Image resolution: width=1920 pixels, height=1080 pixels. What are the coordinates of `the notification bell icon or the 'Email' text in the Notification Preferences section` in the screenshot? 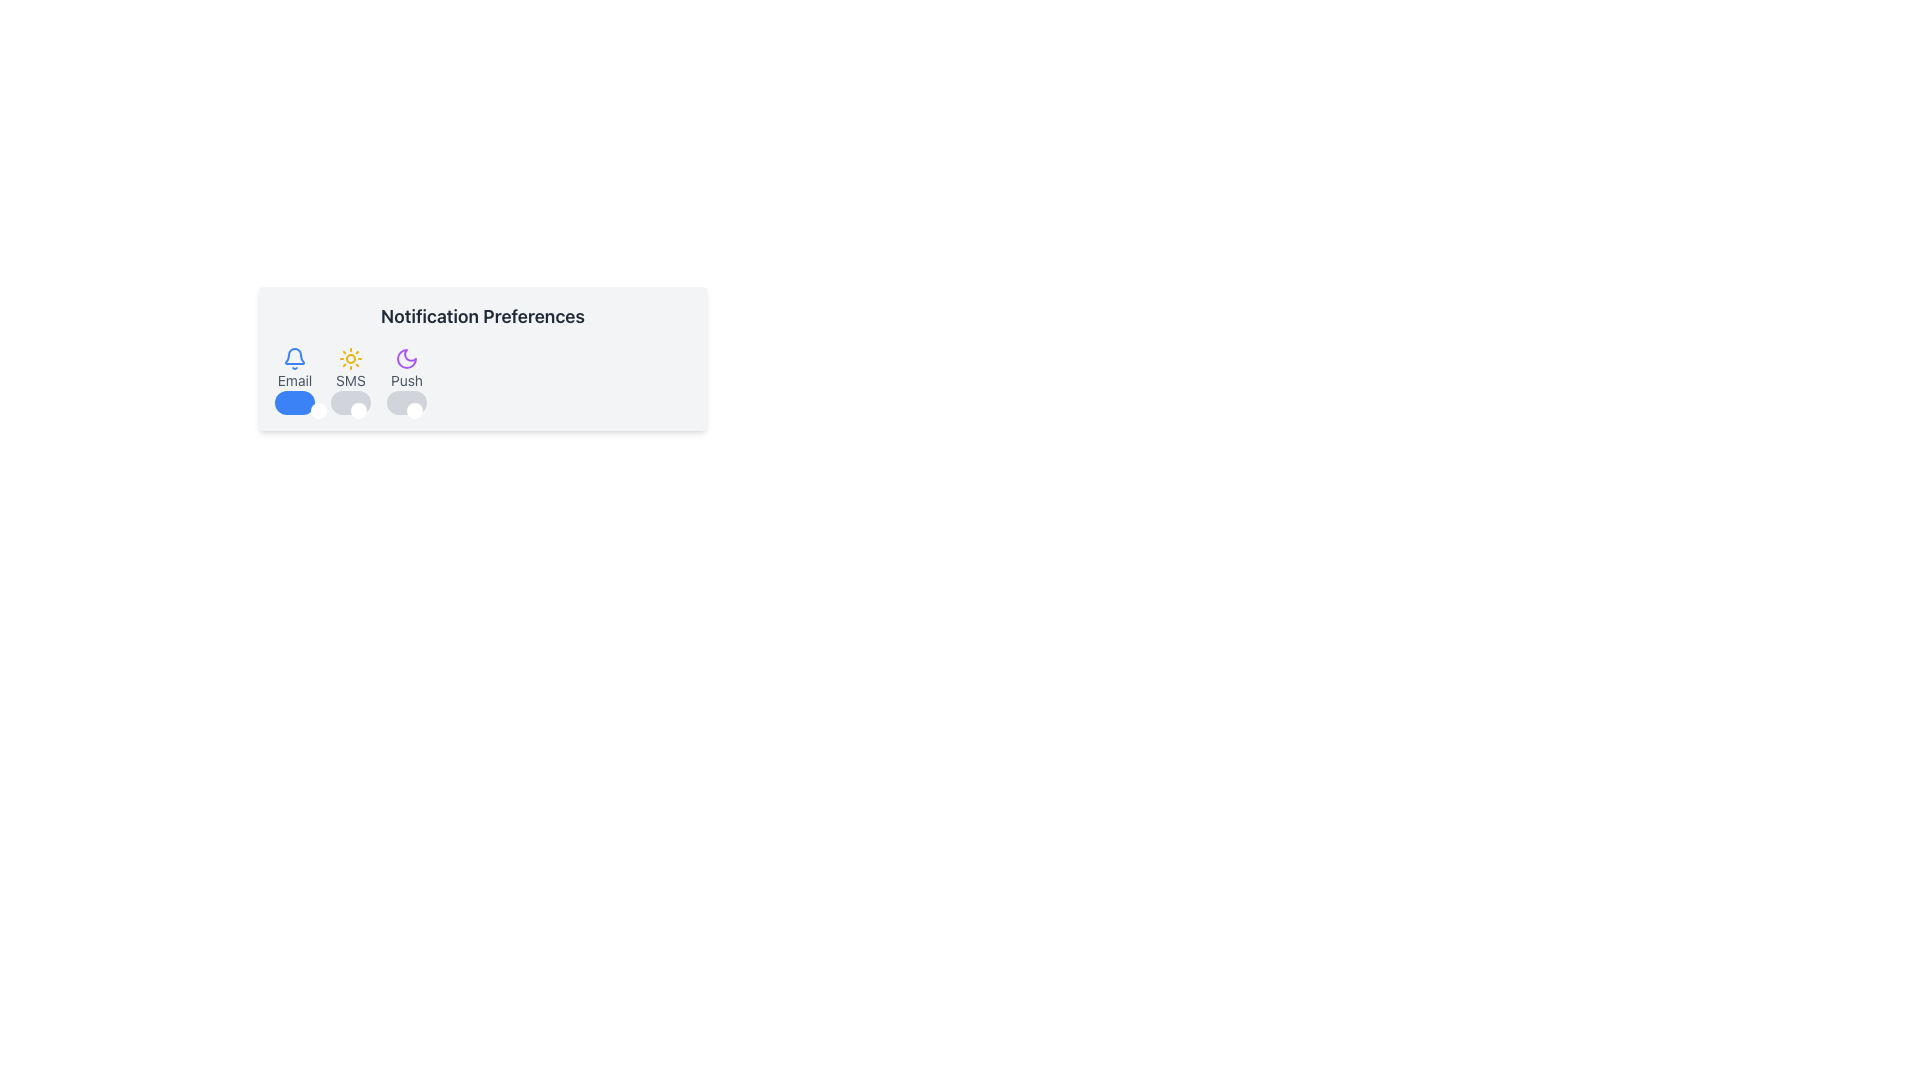 It's located at (293, 381).